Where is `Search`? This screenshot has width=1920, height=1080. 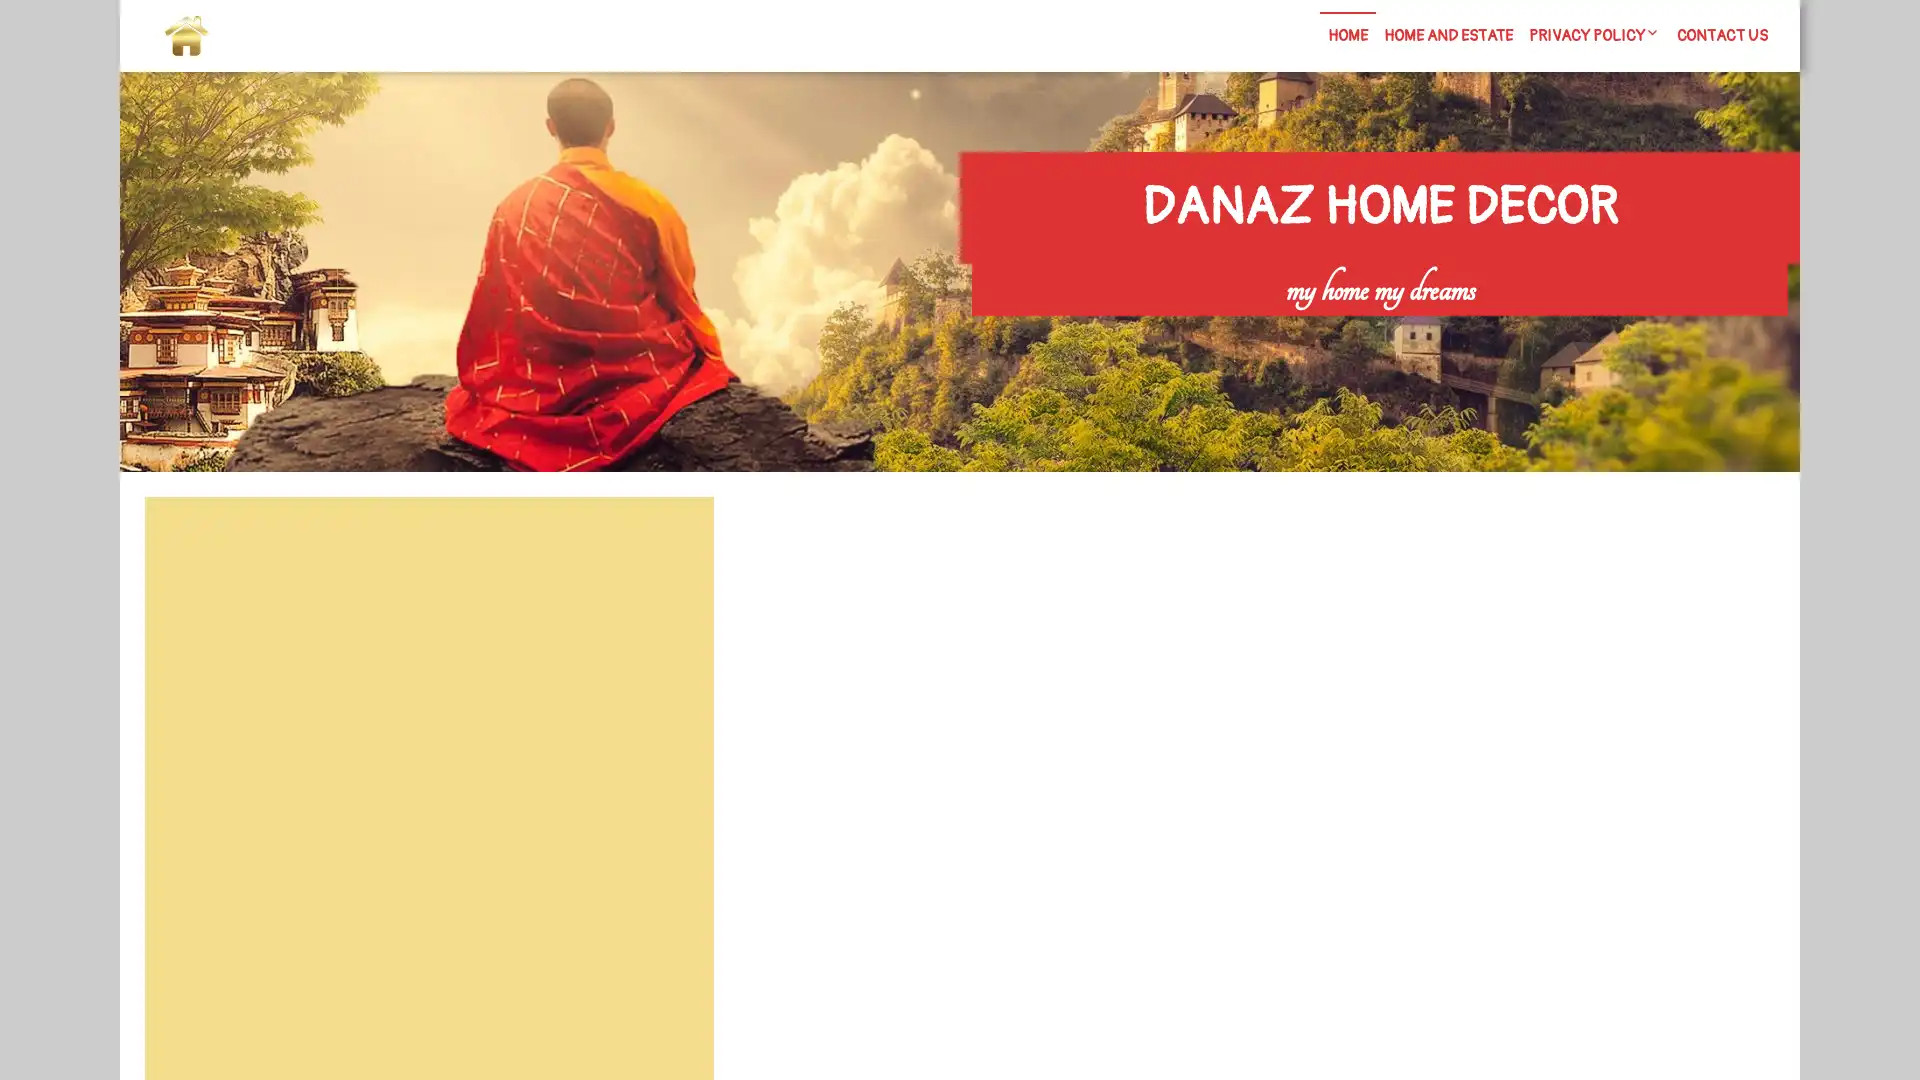
Search is located at coordinates (667, 545).